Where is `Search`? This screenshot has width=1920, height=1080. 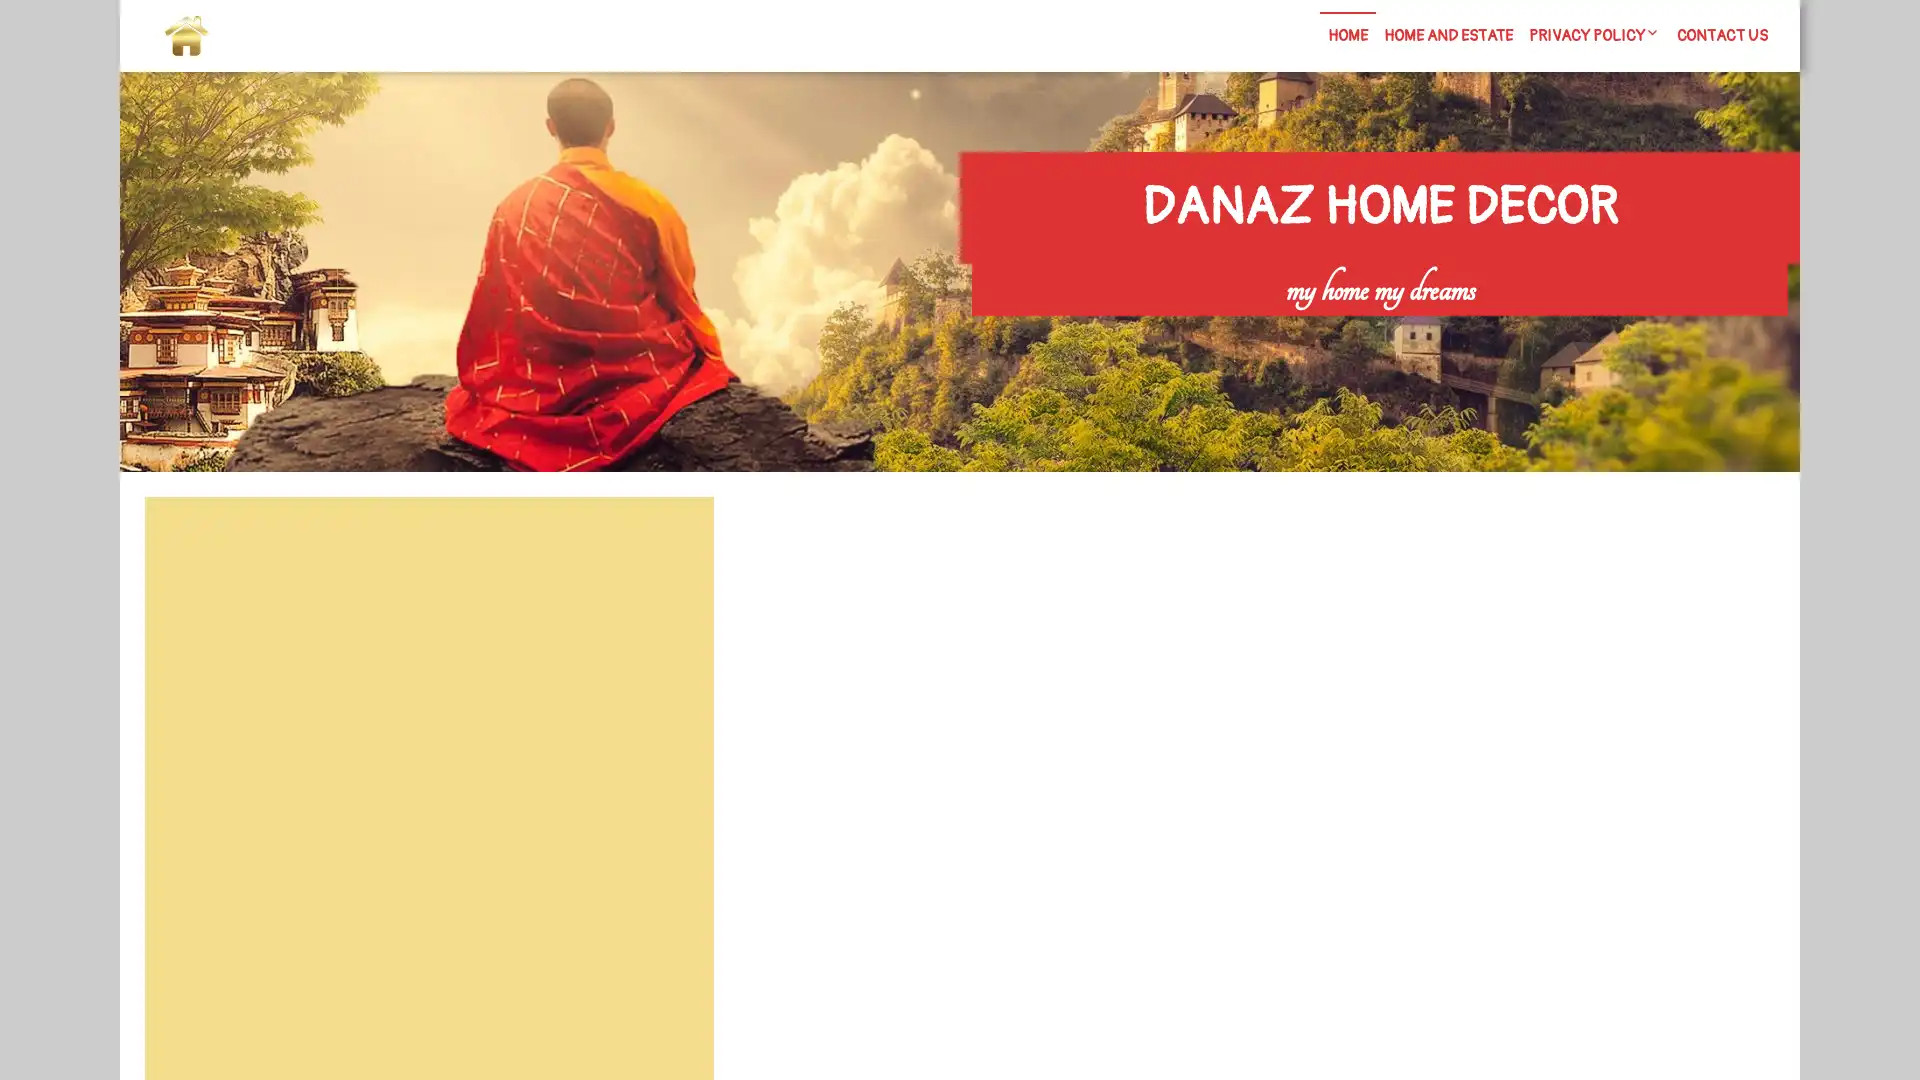
Search is located at coordinates (667, 545).